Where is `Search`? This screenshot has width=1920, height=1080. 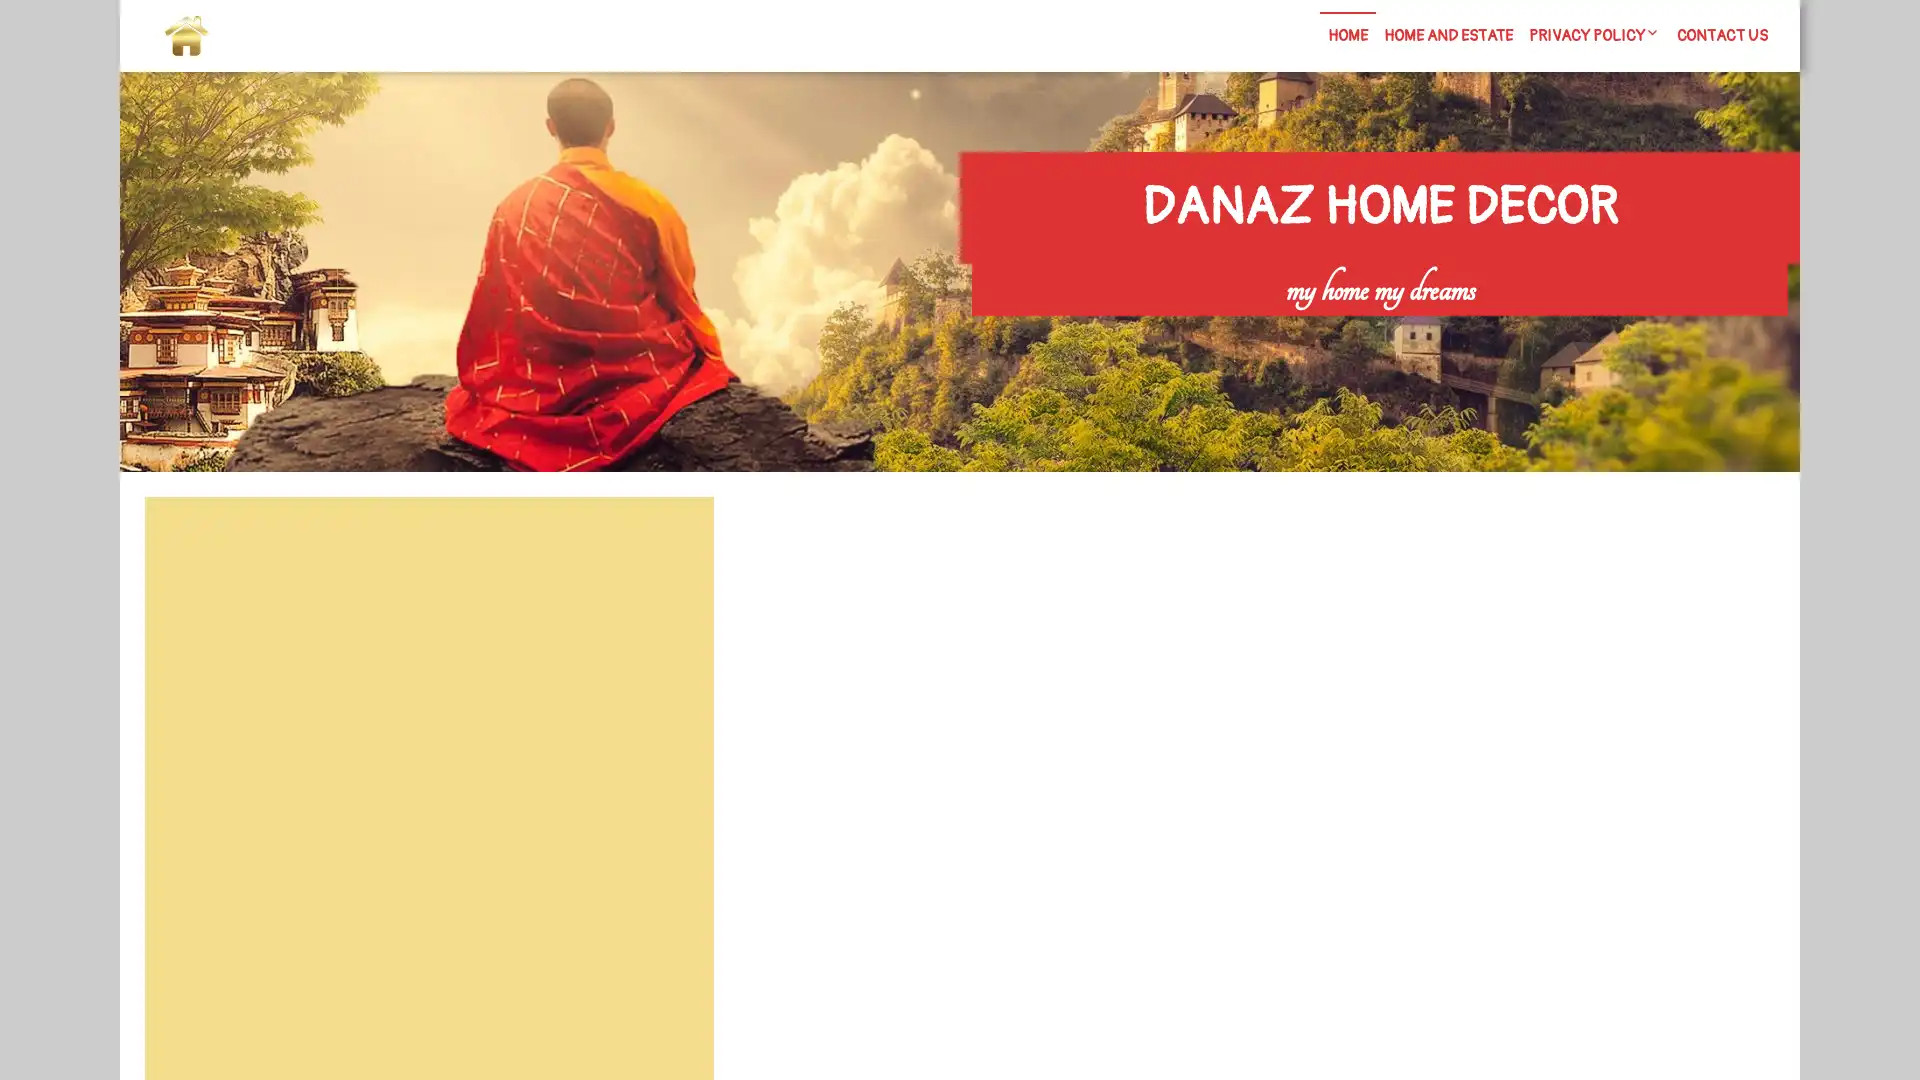
Search is located at coordinates (667, 545).